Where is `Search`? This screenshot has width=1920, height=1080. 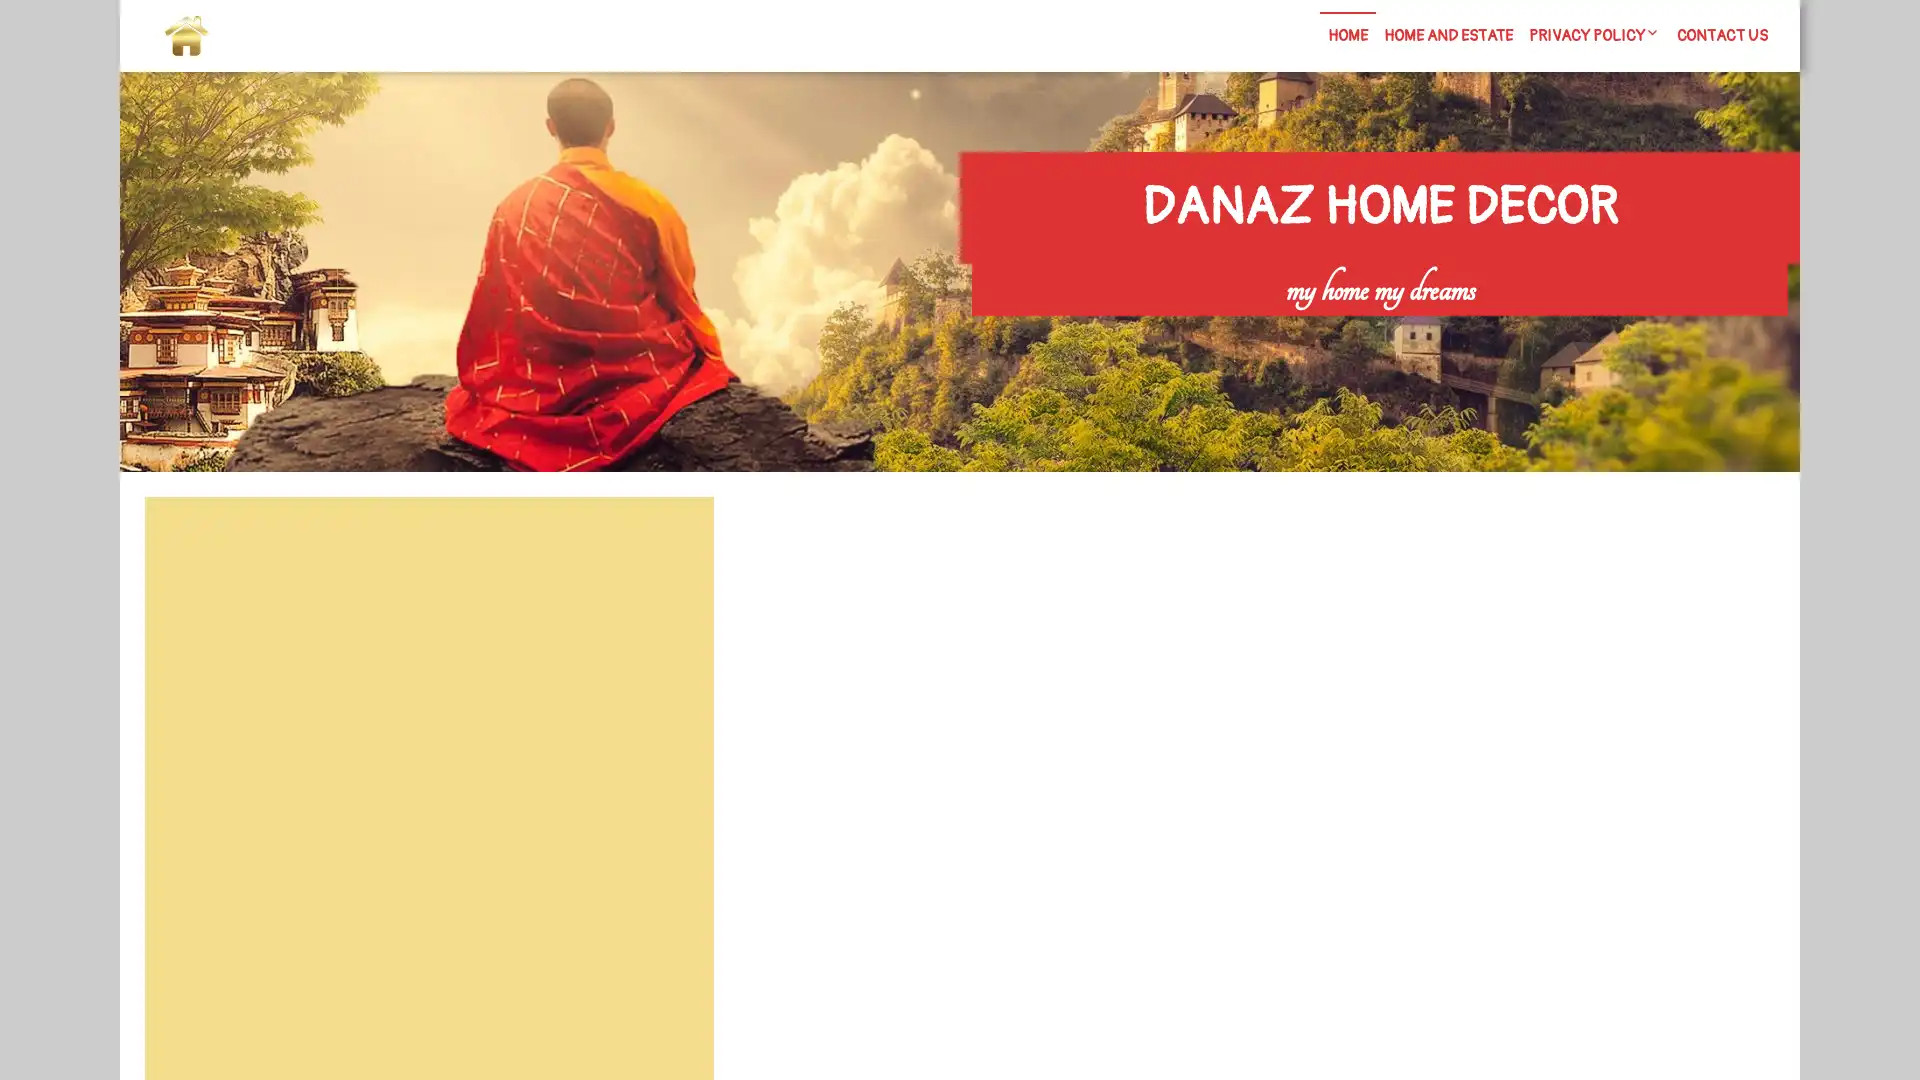
Search is located at coordinates (667, 545).